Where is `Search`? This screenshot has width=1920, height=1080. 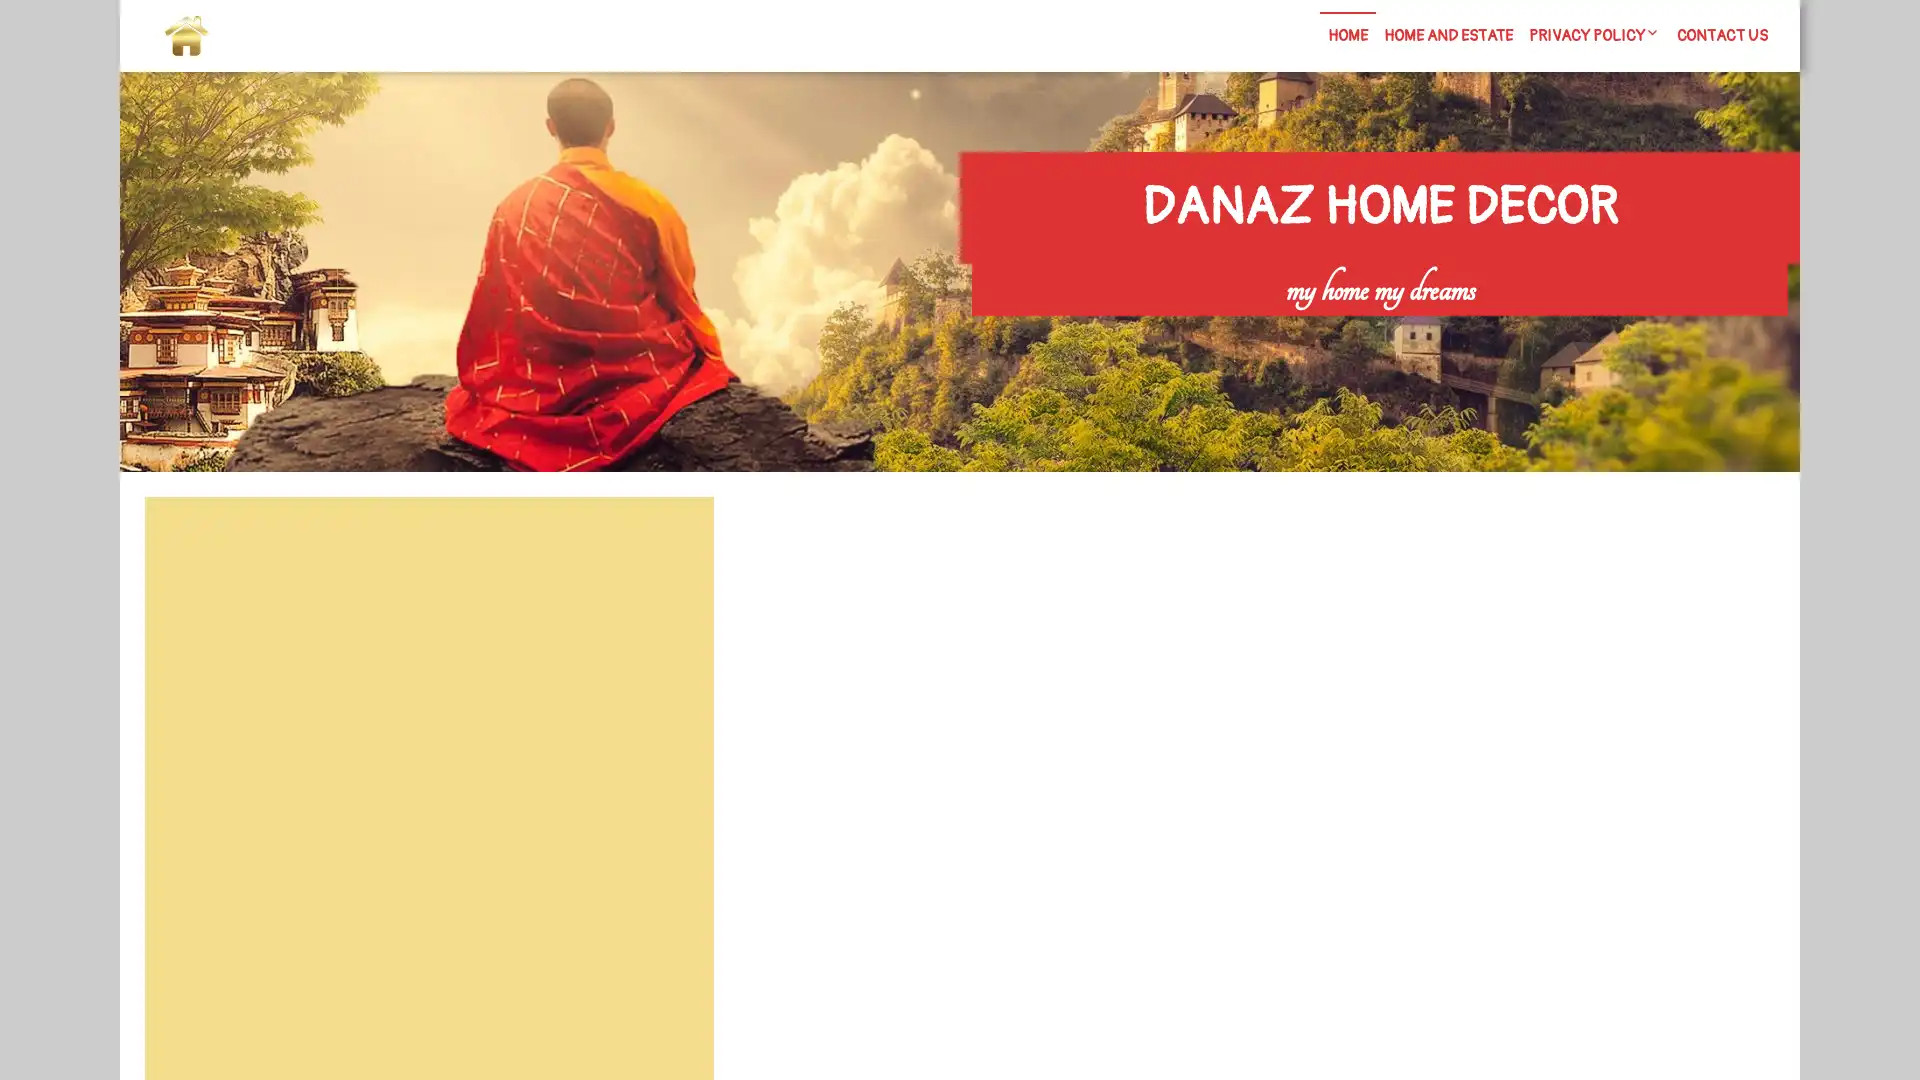
Search is located at coordinates (667, 545).